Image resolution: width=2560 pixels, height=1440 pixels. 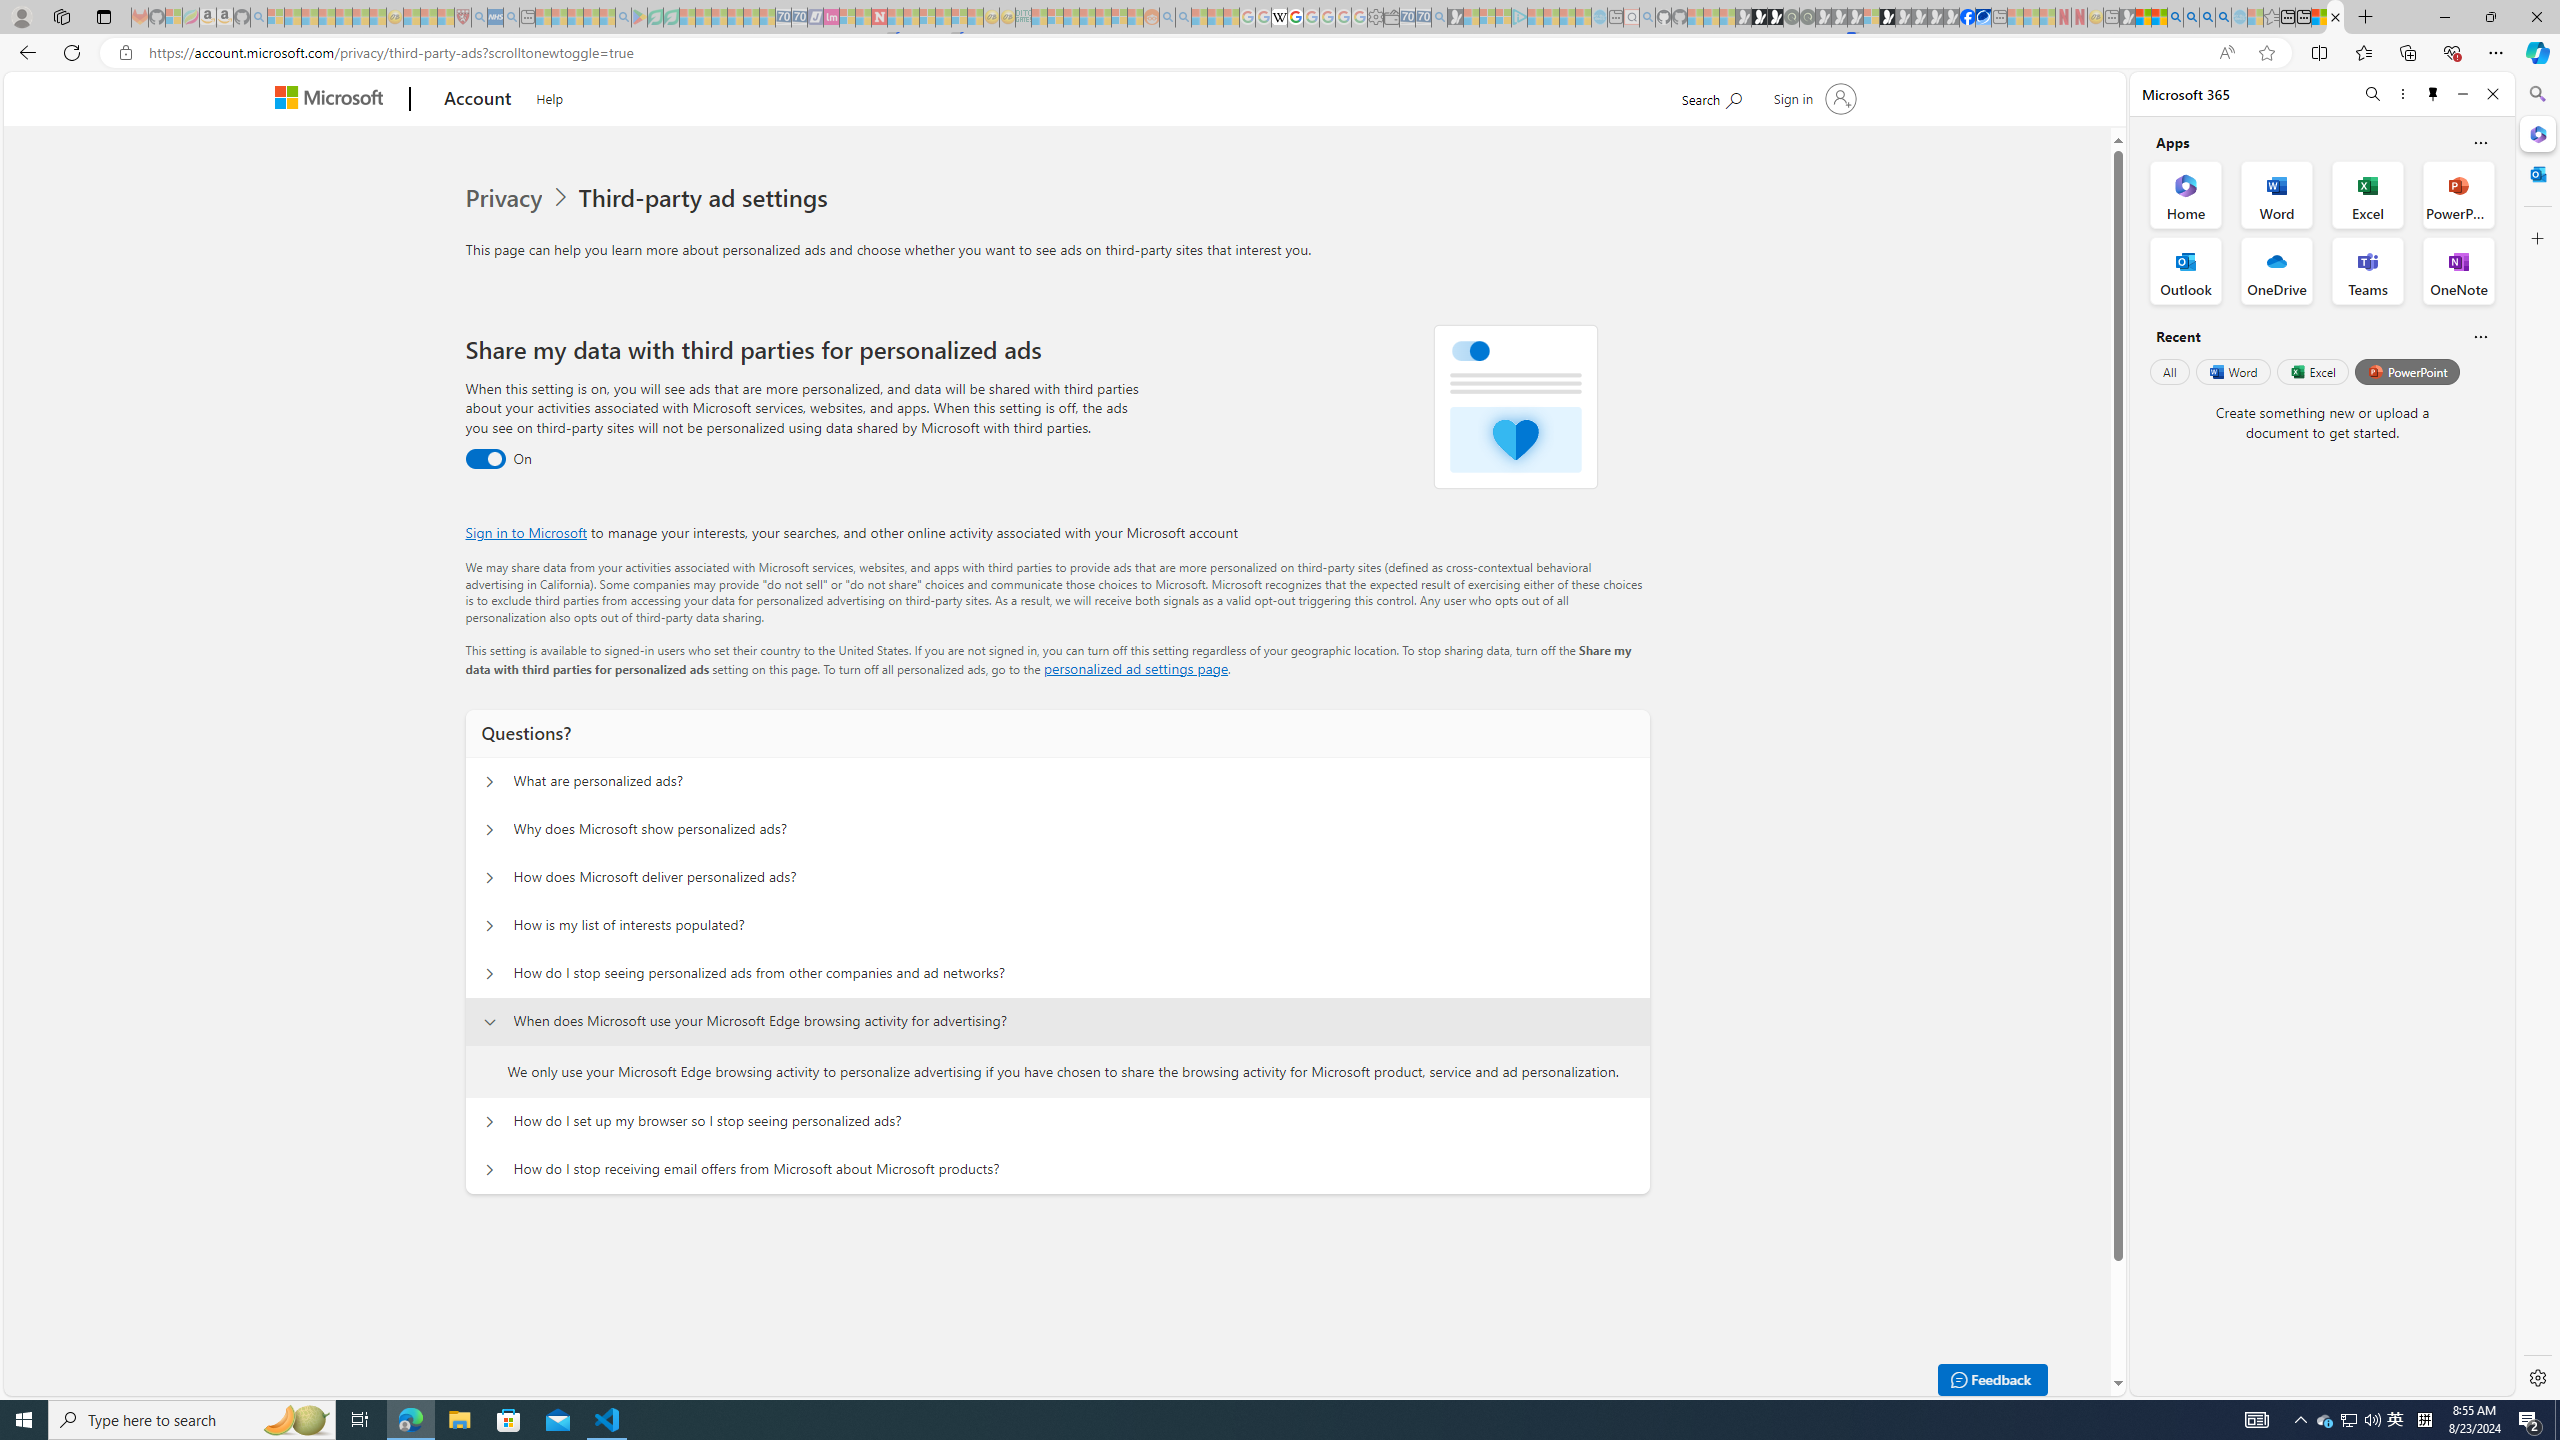 I want to click on 'Bing AI - Search', so click(x=2173, y=16).